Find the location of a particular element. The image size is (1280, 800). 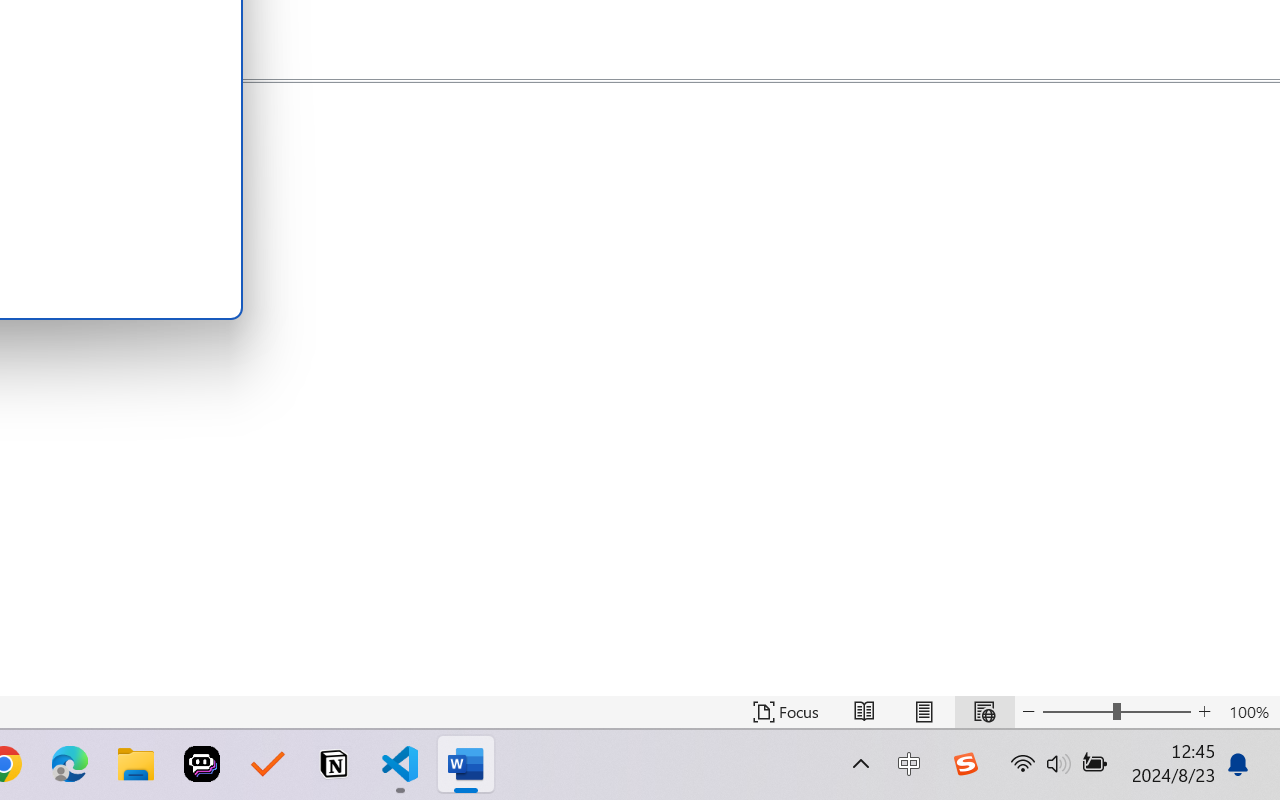

'Zoom 100%' is located at coordinates (1248, 711).